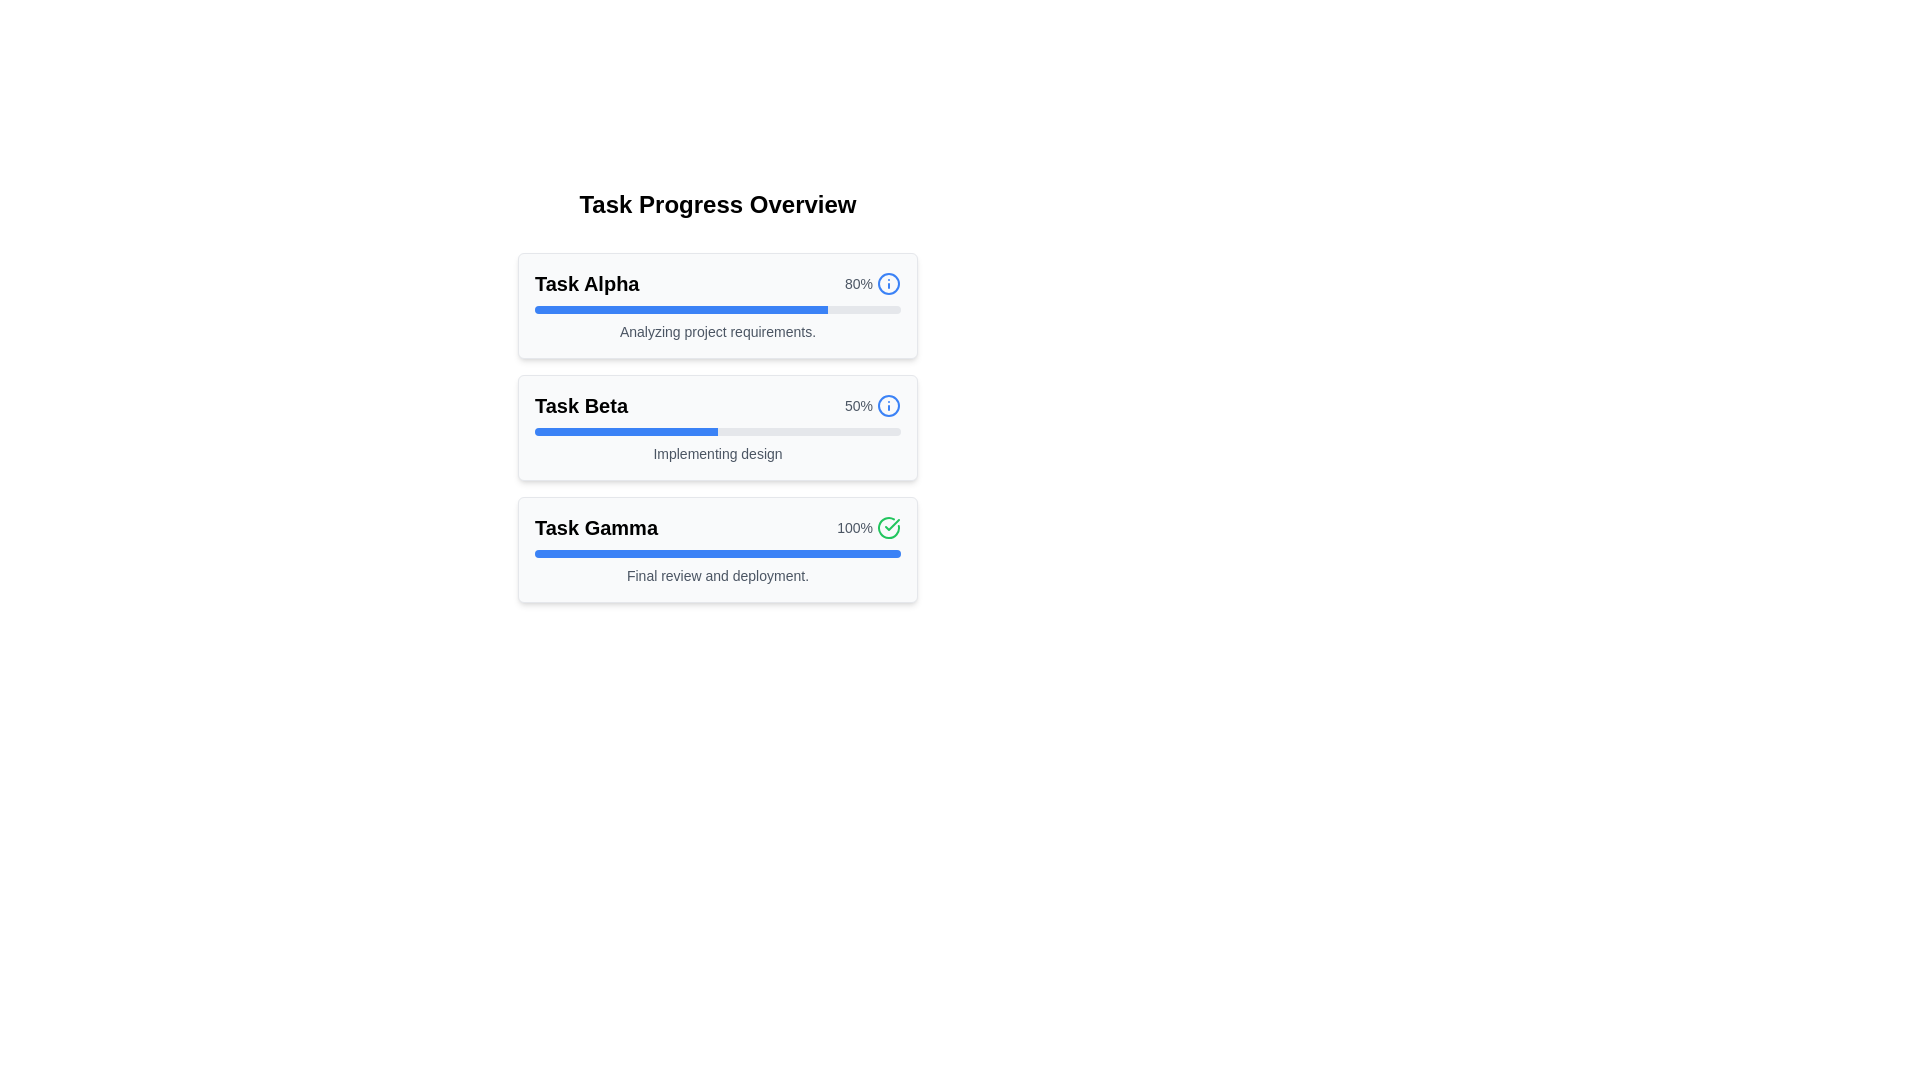 The height and width of the screenshot is (1080, 1920). What do you see at coordinates (625, 431) in the screenshot?
I see `the filled segment of the progress bar indicating 50% completion of 'Task Beta' in the 'Task Progress Overview' section` at bounding box center [625, 431].